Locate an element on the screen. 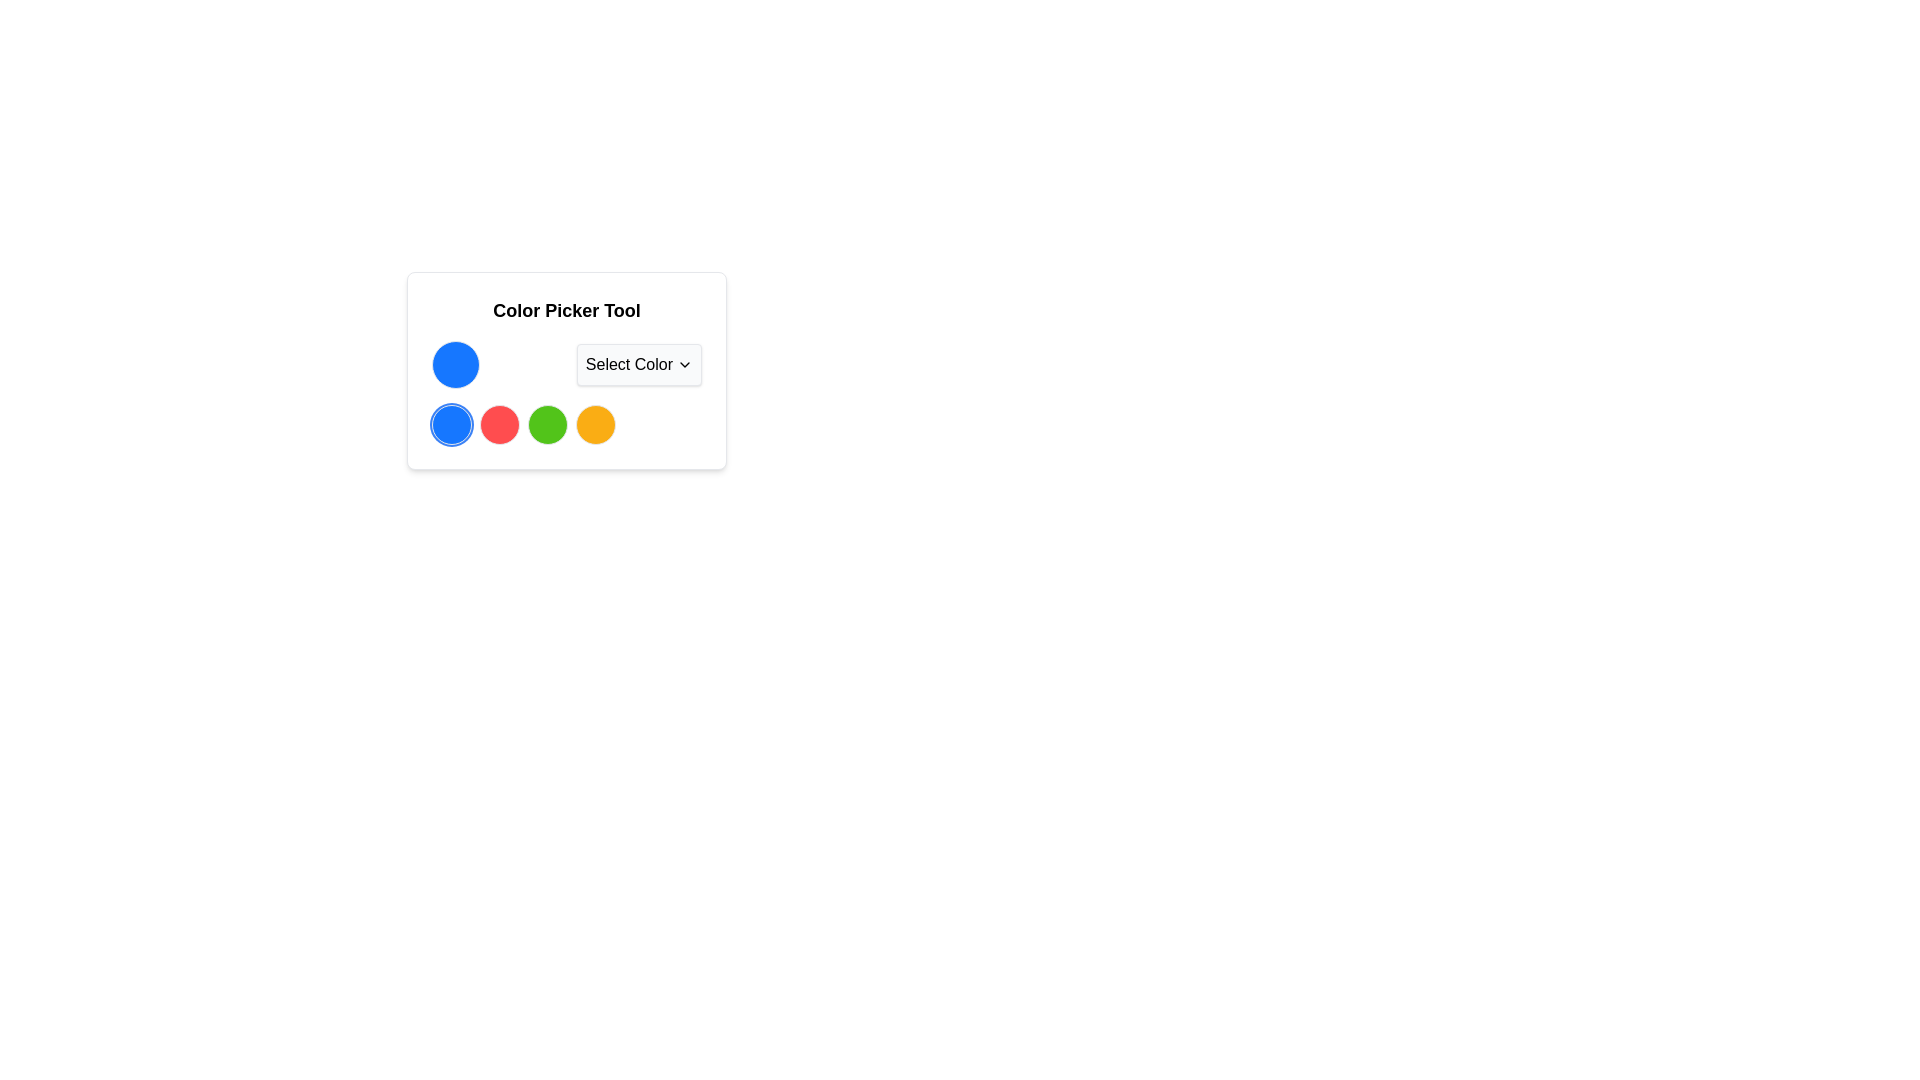 The width and height of the screenshot is (1920, 1080). the text label 'Color Picker Tool', which is bold, centered, and styled with a large font size in black on a white background, located at the top of a card-like component is located at coordinates (565, 311).